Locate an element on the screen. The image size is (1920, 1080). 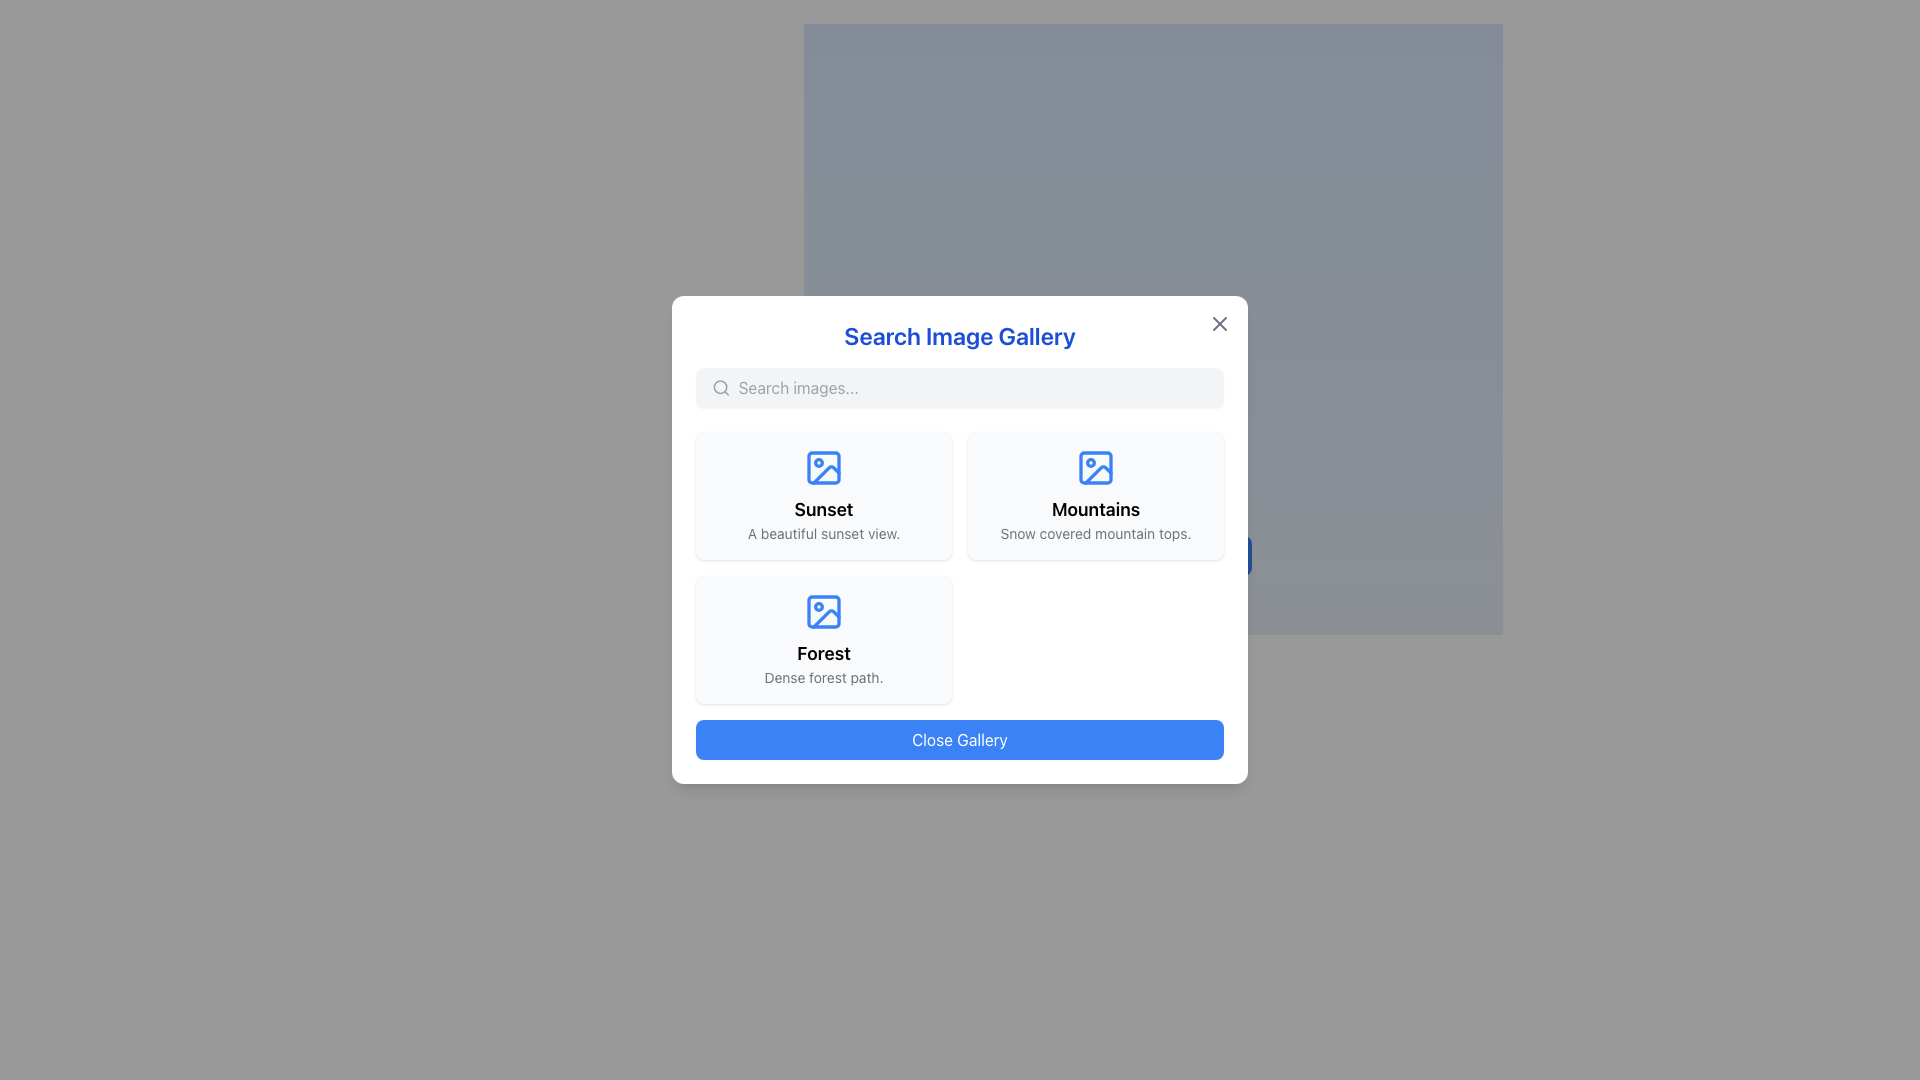
the image search button located at the top-center of the dialog interface is located at coordinates (1153, 555).